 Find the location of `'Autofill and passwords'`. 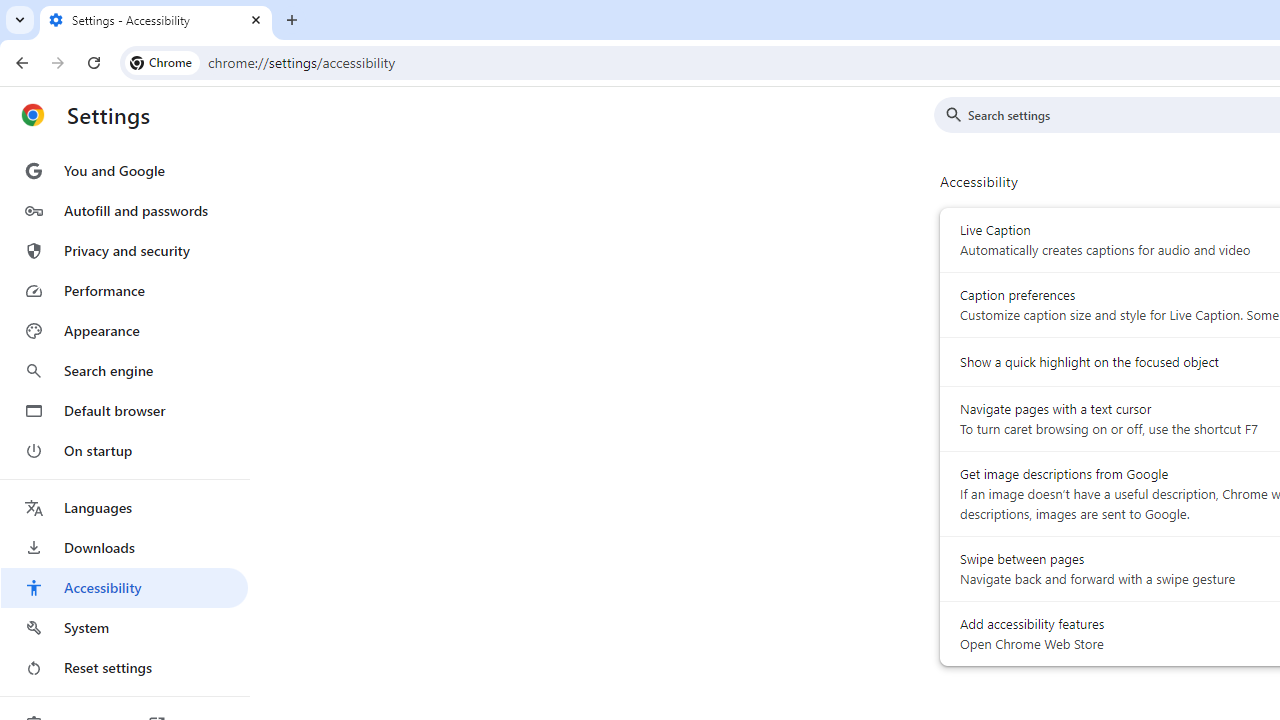

'Autofill and passwords' is located at coordinates (123, 210).